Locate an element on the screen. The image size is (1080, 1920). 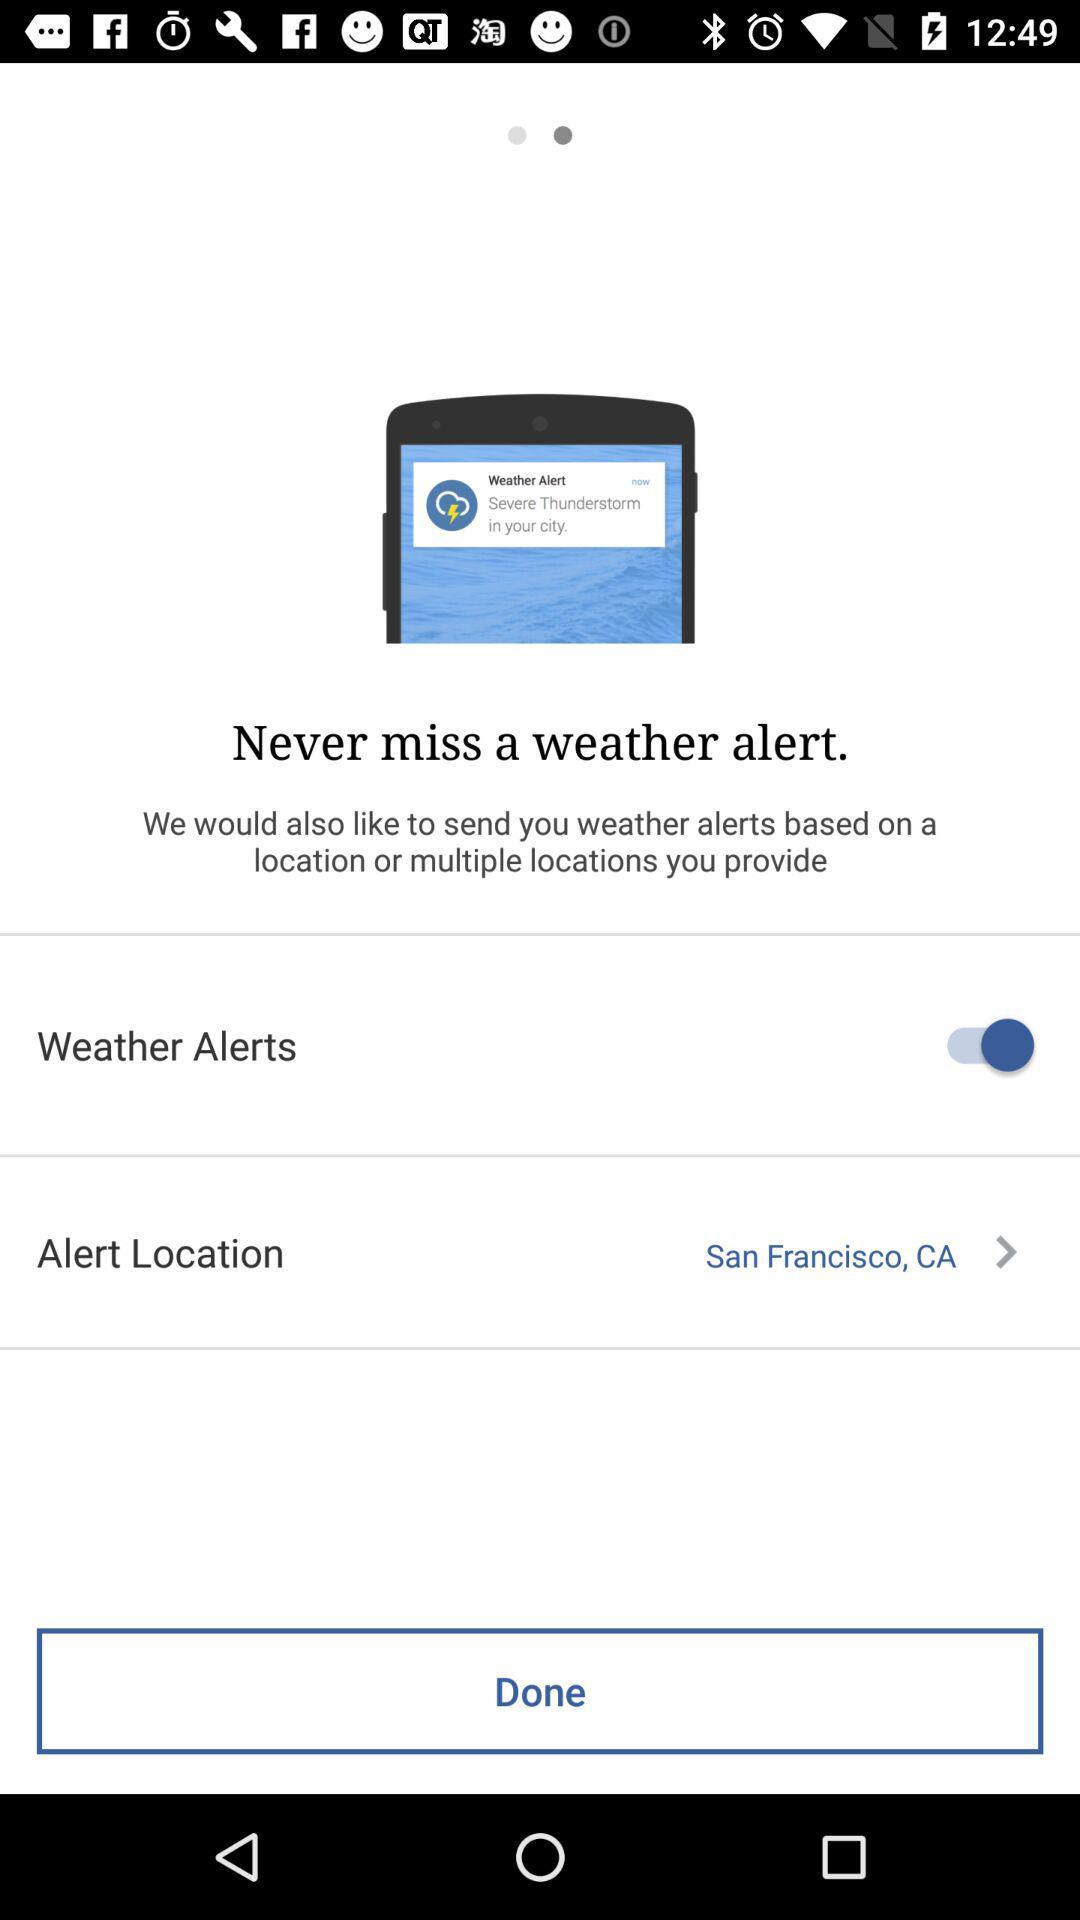
the icon to the right of alert location icon is located at coordinates (860, 1254).